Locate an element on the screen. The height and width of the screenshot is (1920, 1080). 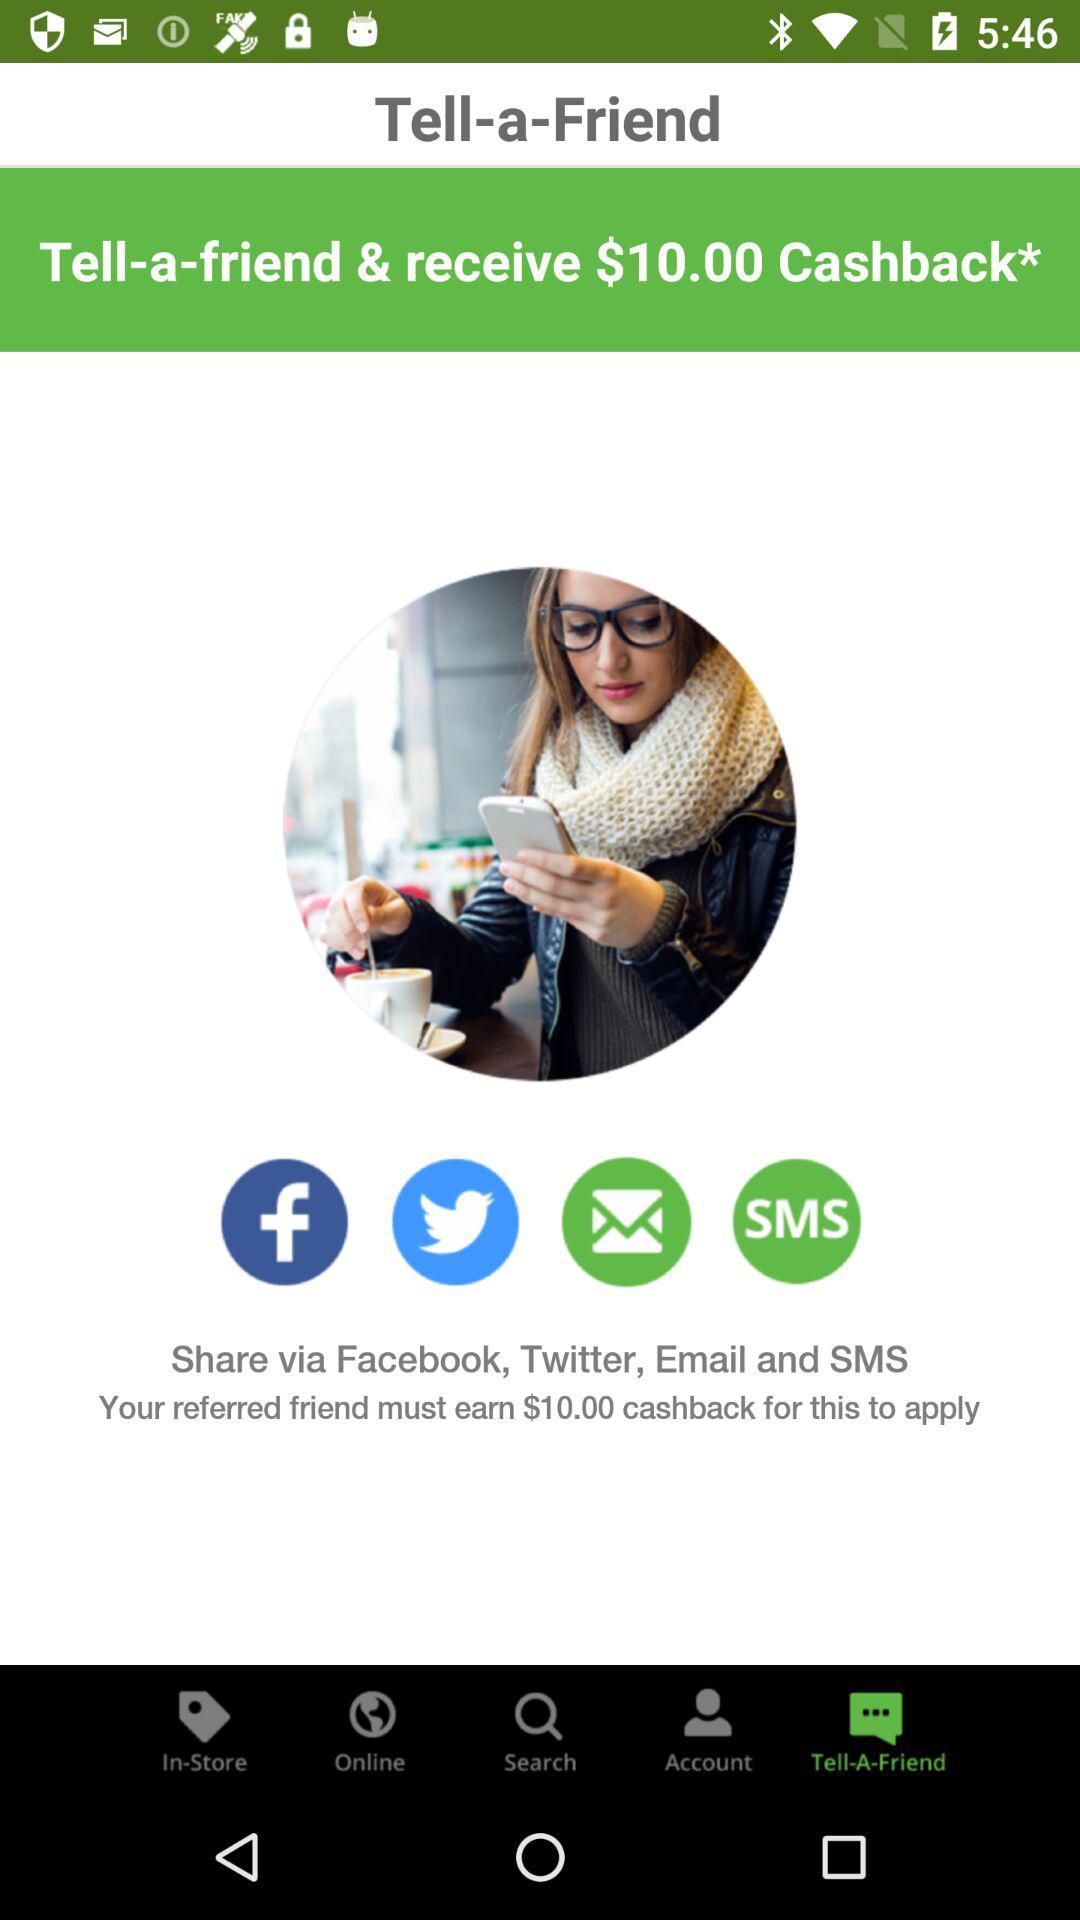
the facebook icon is located at coordinates (284, 1221).